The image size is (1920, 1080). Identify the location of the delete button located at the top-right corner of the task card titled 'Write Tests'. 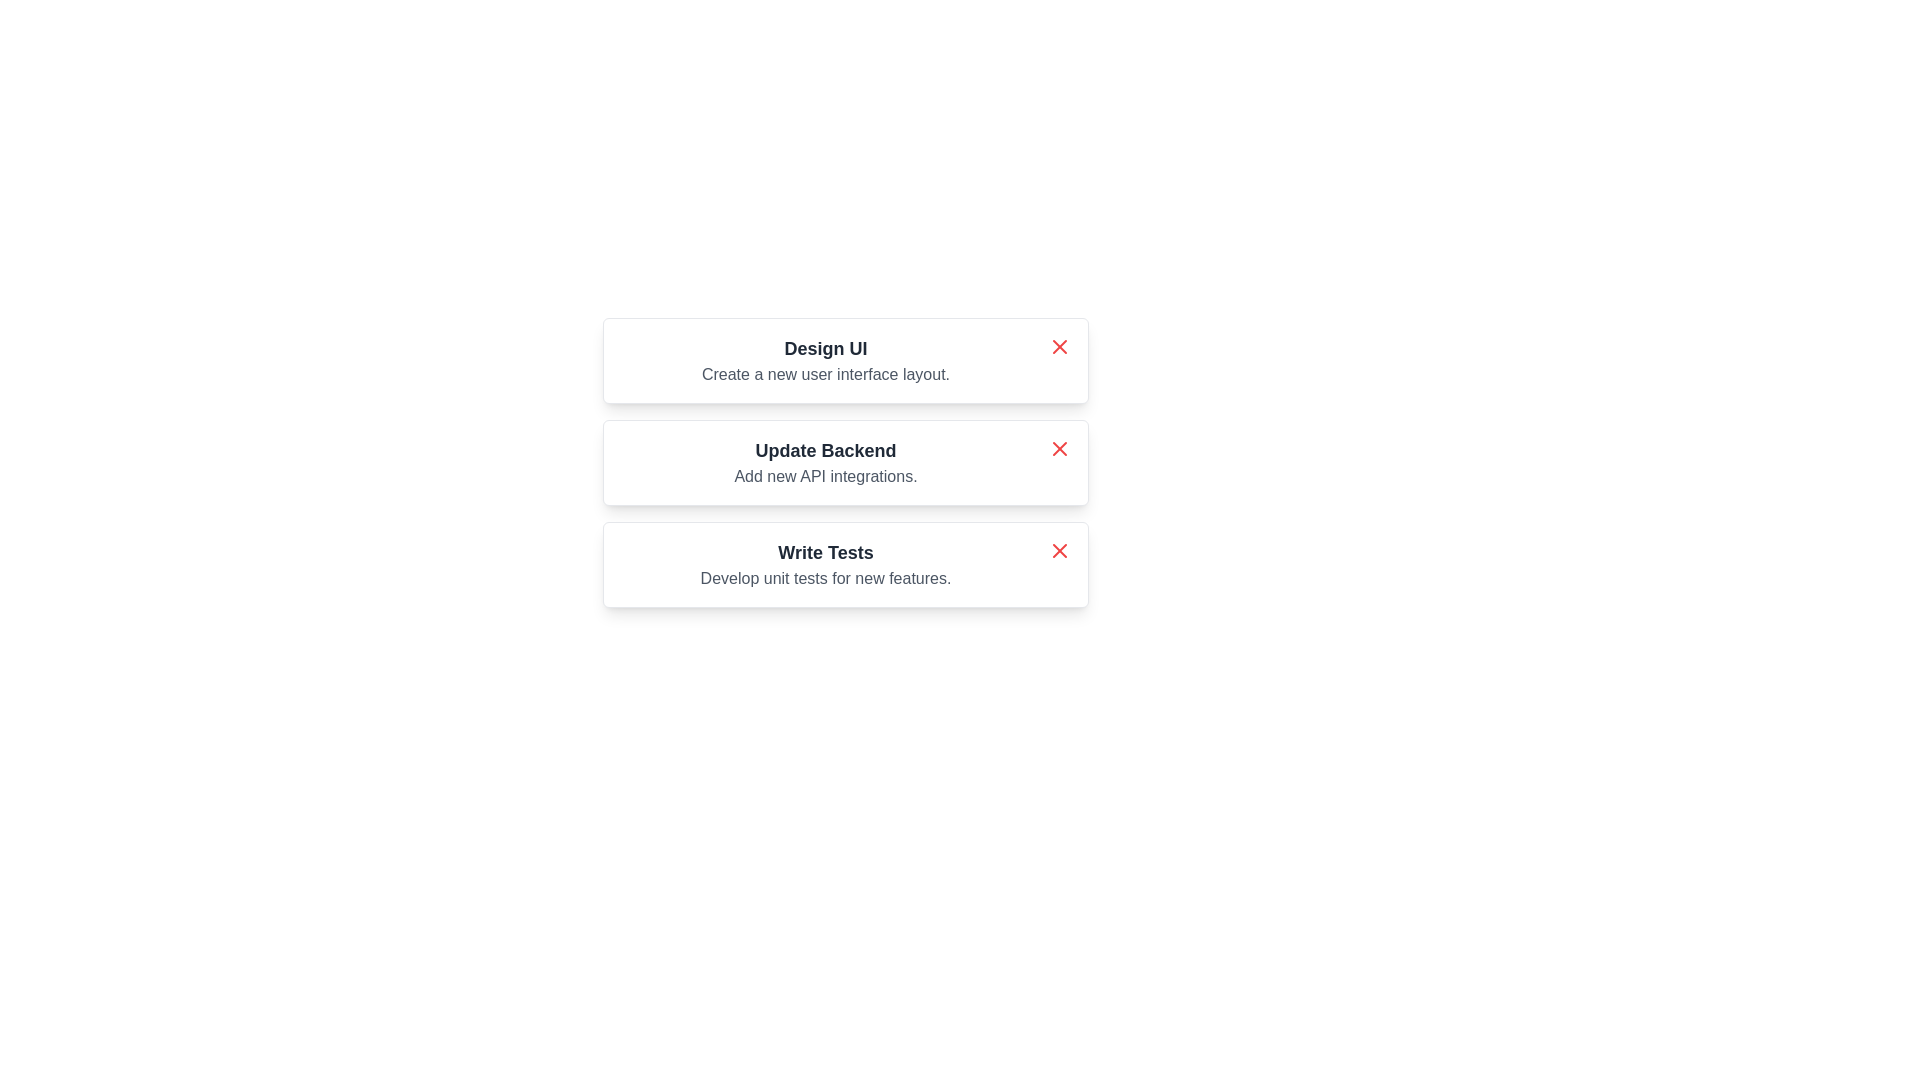
(1059, 551).